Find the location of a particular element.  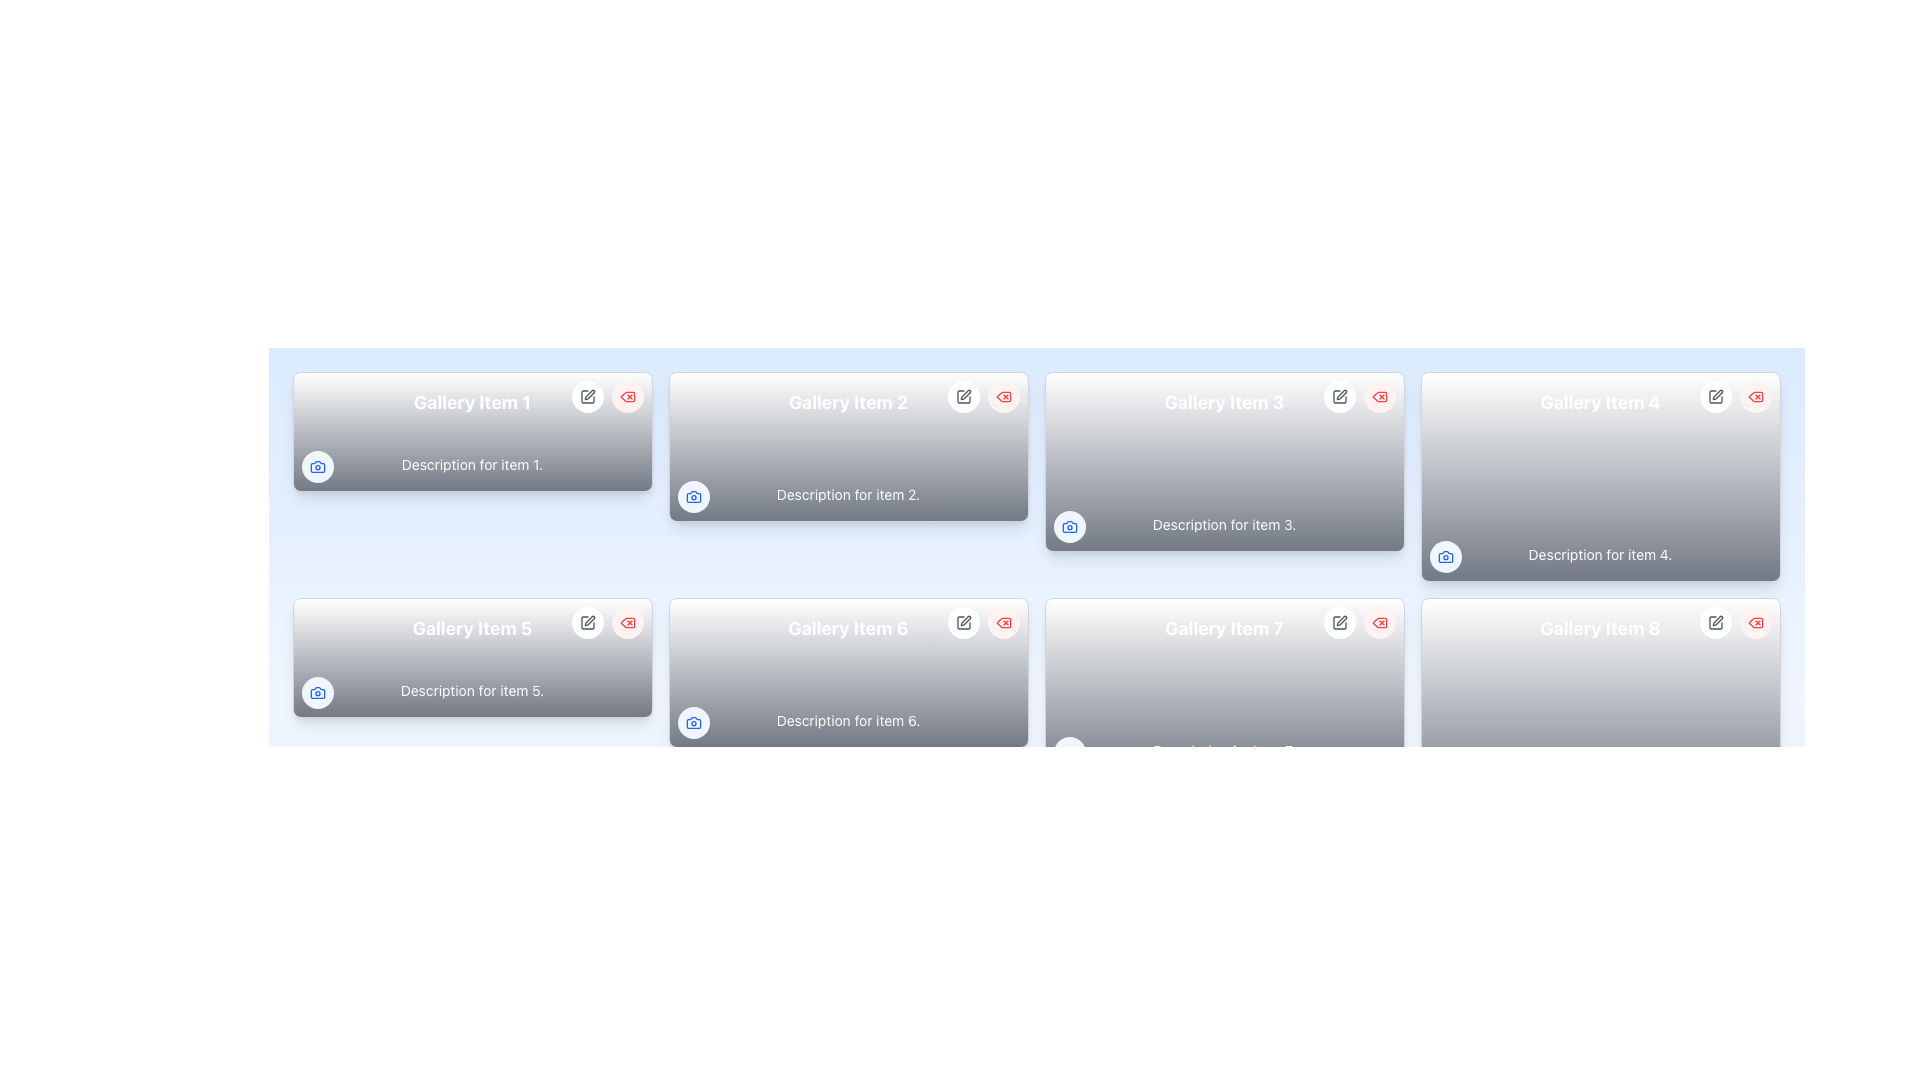

the delete icon located in the top-right corner of the card labeled 'Gallery Item 4' is located at coordinates (1754, 397).